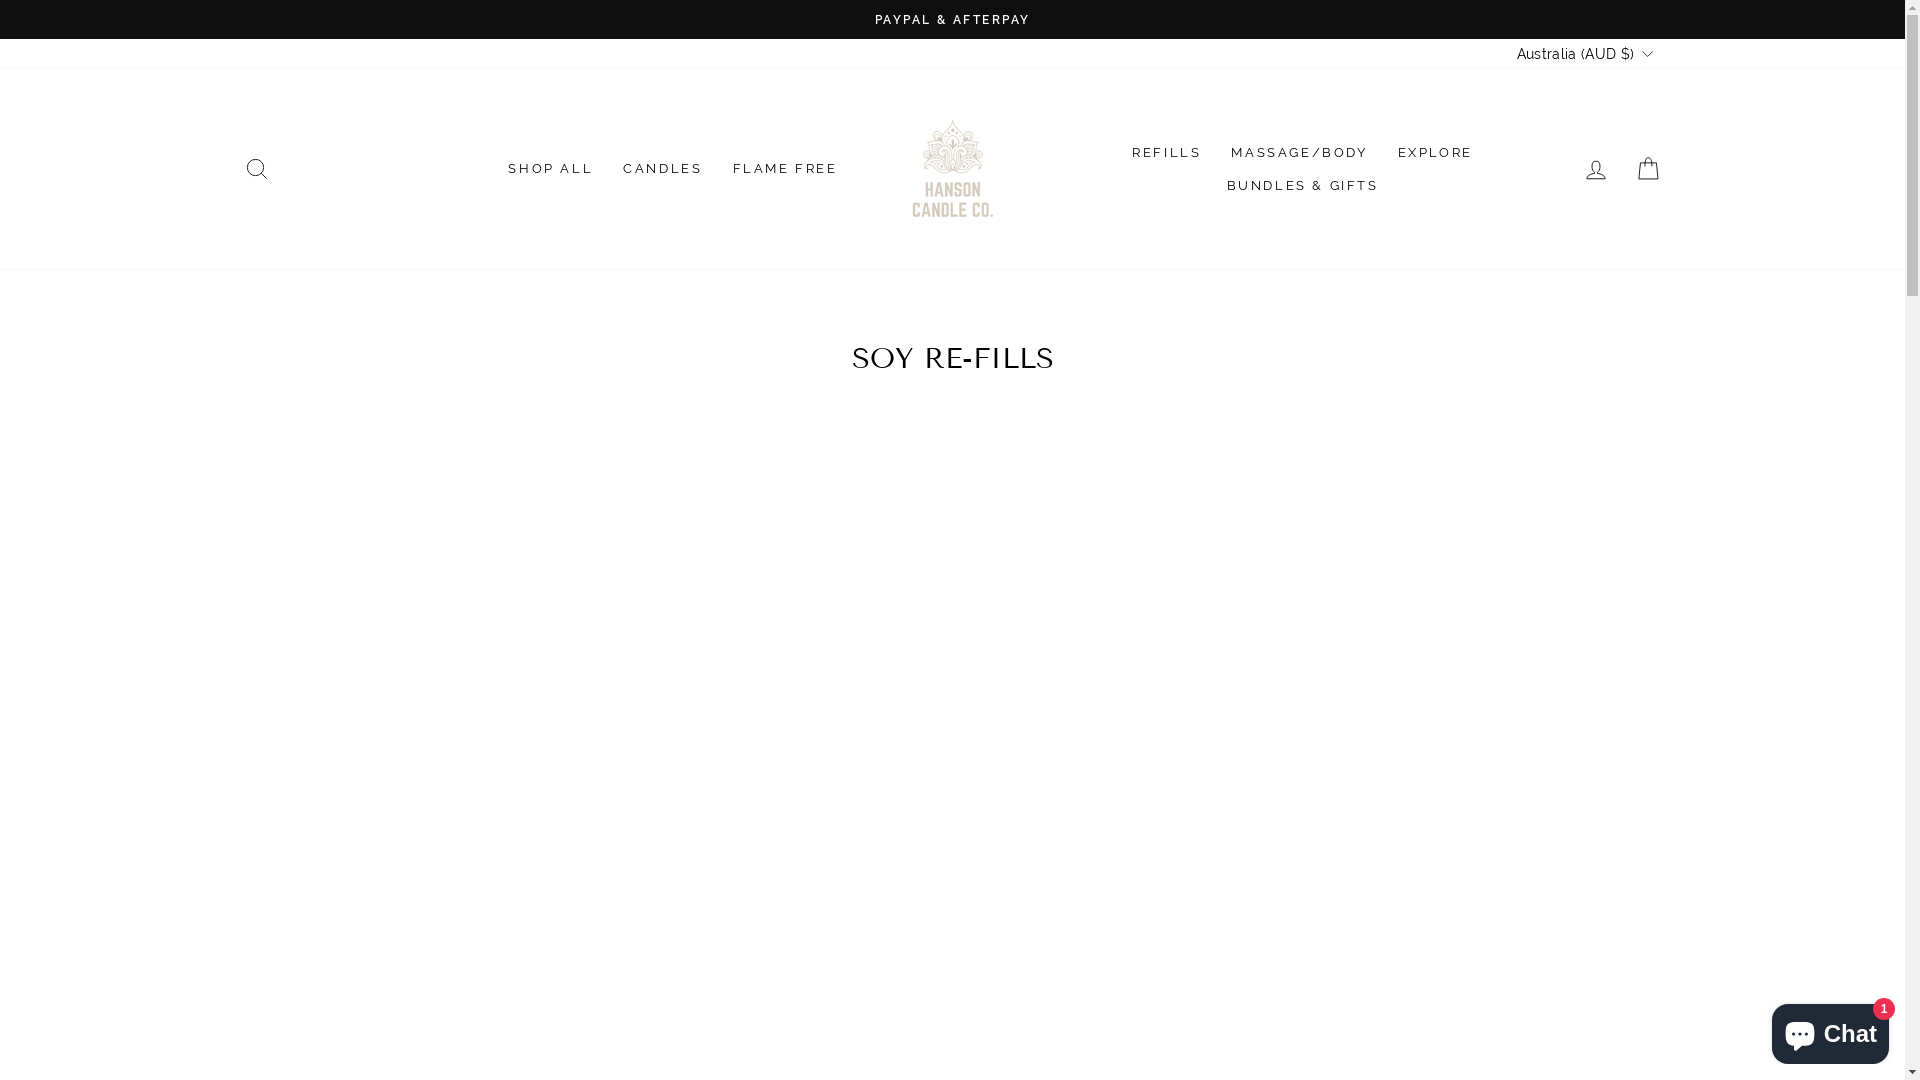 Image resolution: width=1920 pixels, height=1080 pixels. Describe the element at coordinates (1830, 1029) in the screenshot. I see `'Shopify online store chat'` at that location.